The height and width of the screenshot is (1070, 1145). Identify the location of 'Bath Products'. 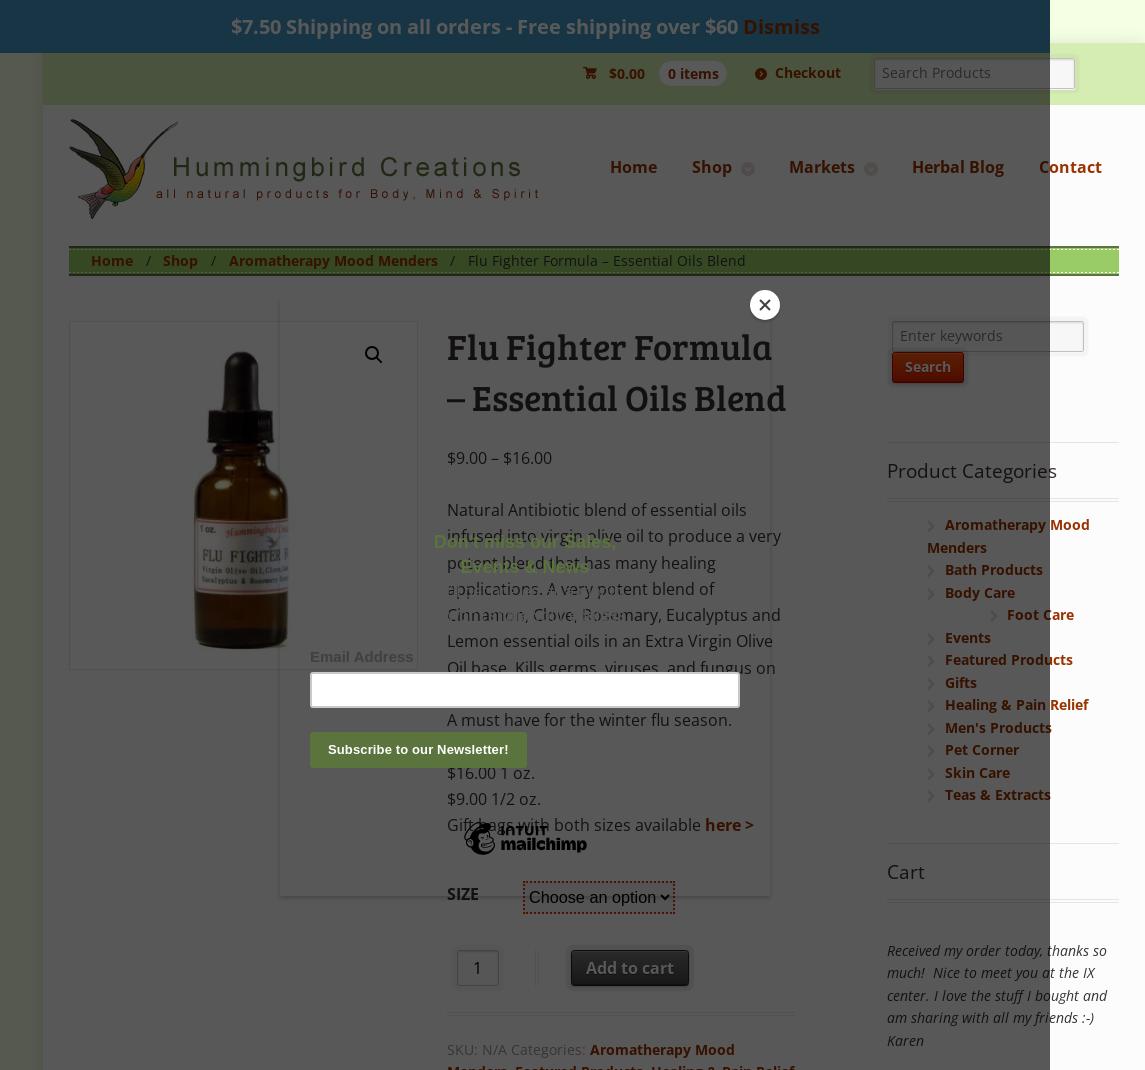
(991, 568).